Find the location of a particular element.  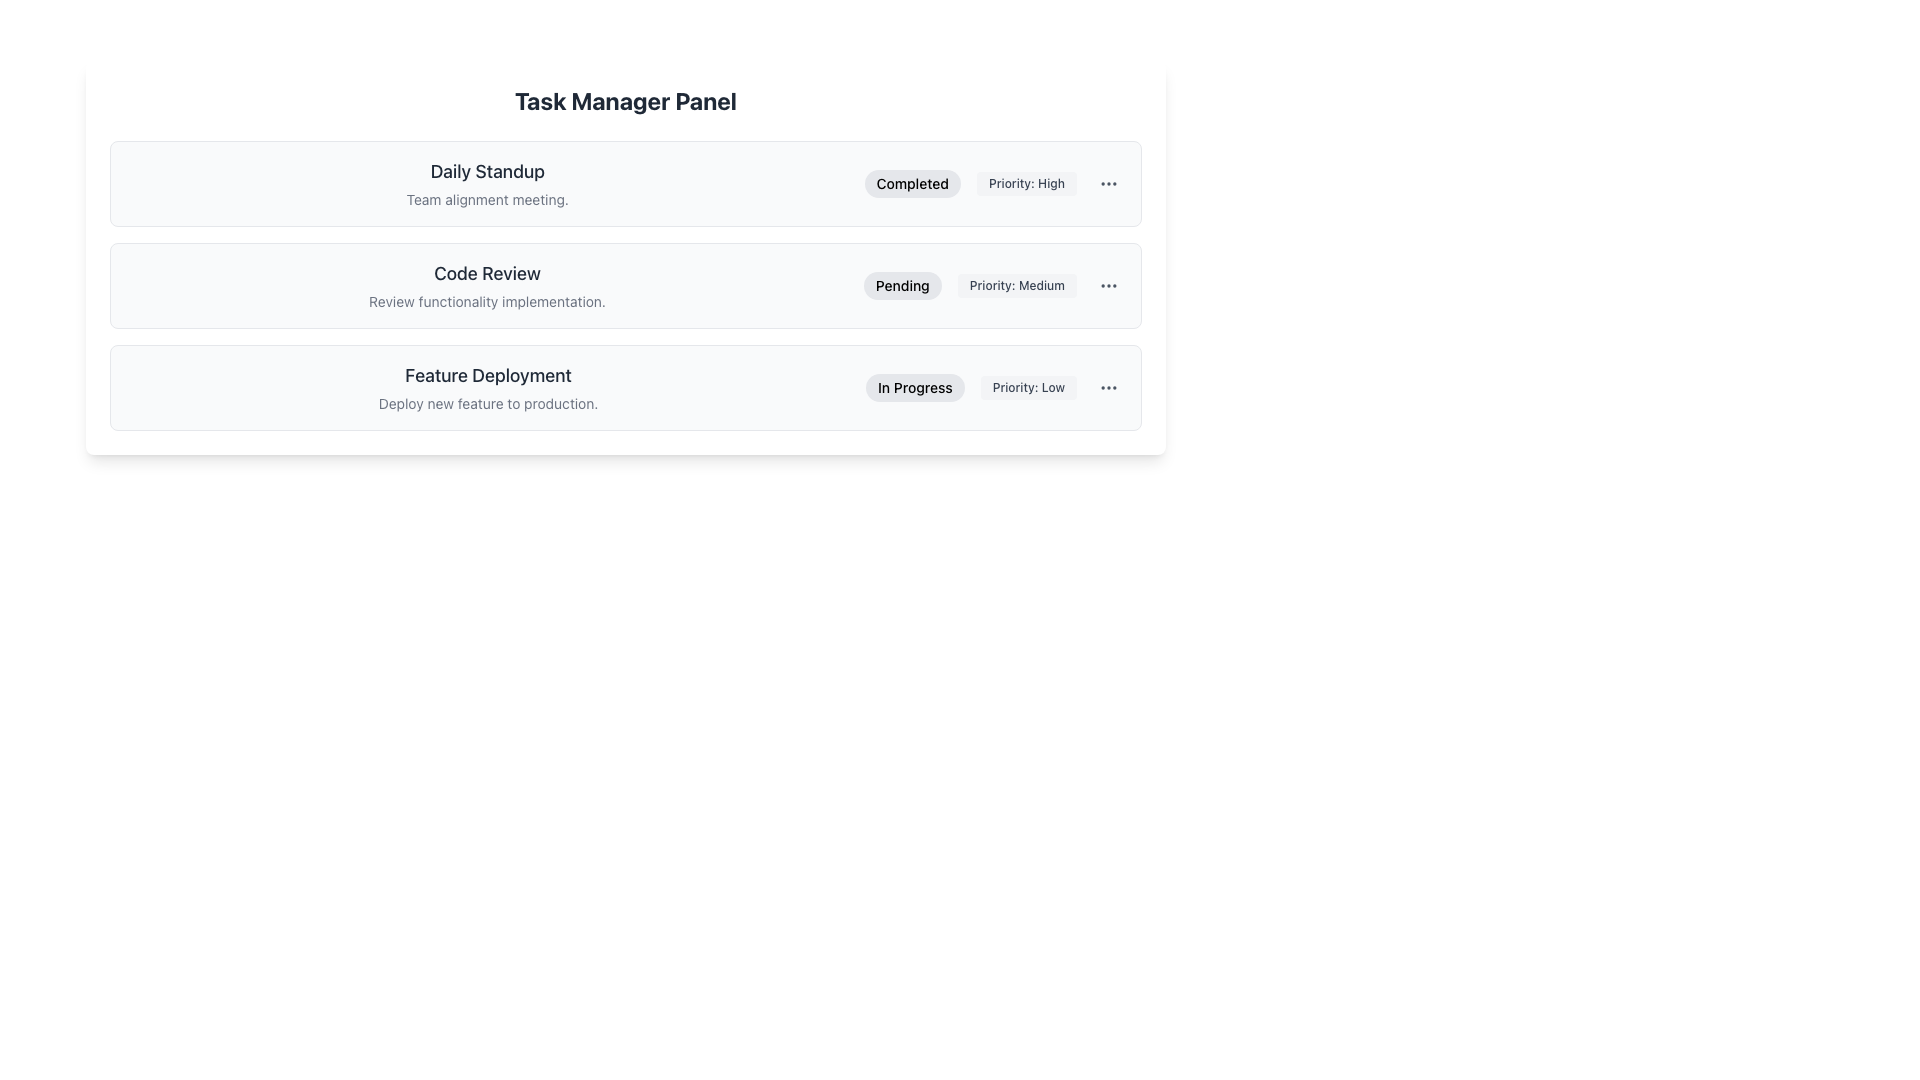

text displayed in the Text Label that says 'Team alignment meeting.' located under the 'Daily Standup' heading in the first task card is located at coordinates (487, 200).